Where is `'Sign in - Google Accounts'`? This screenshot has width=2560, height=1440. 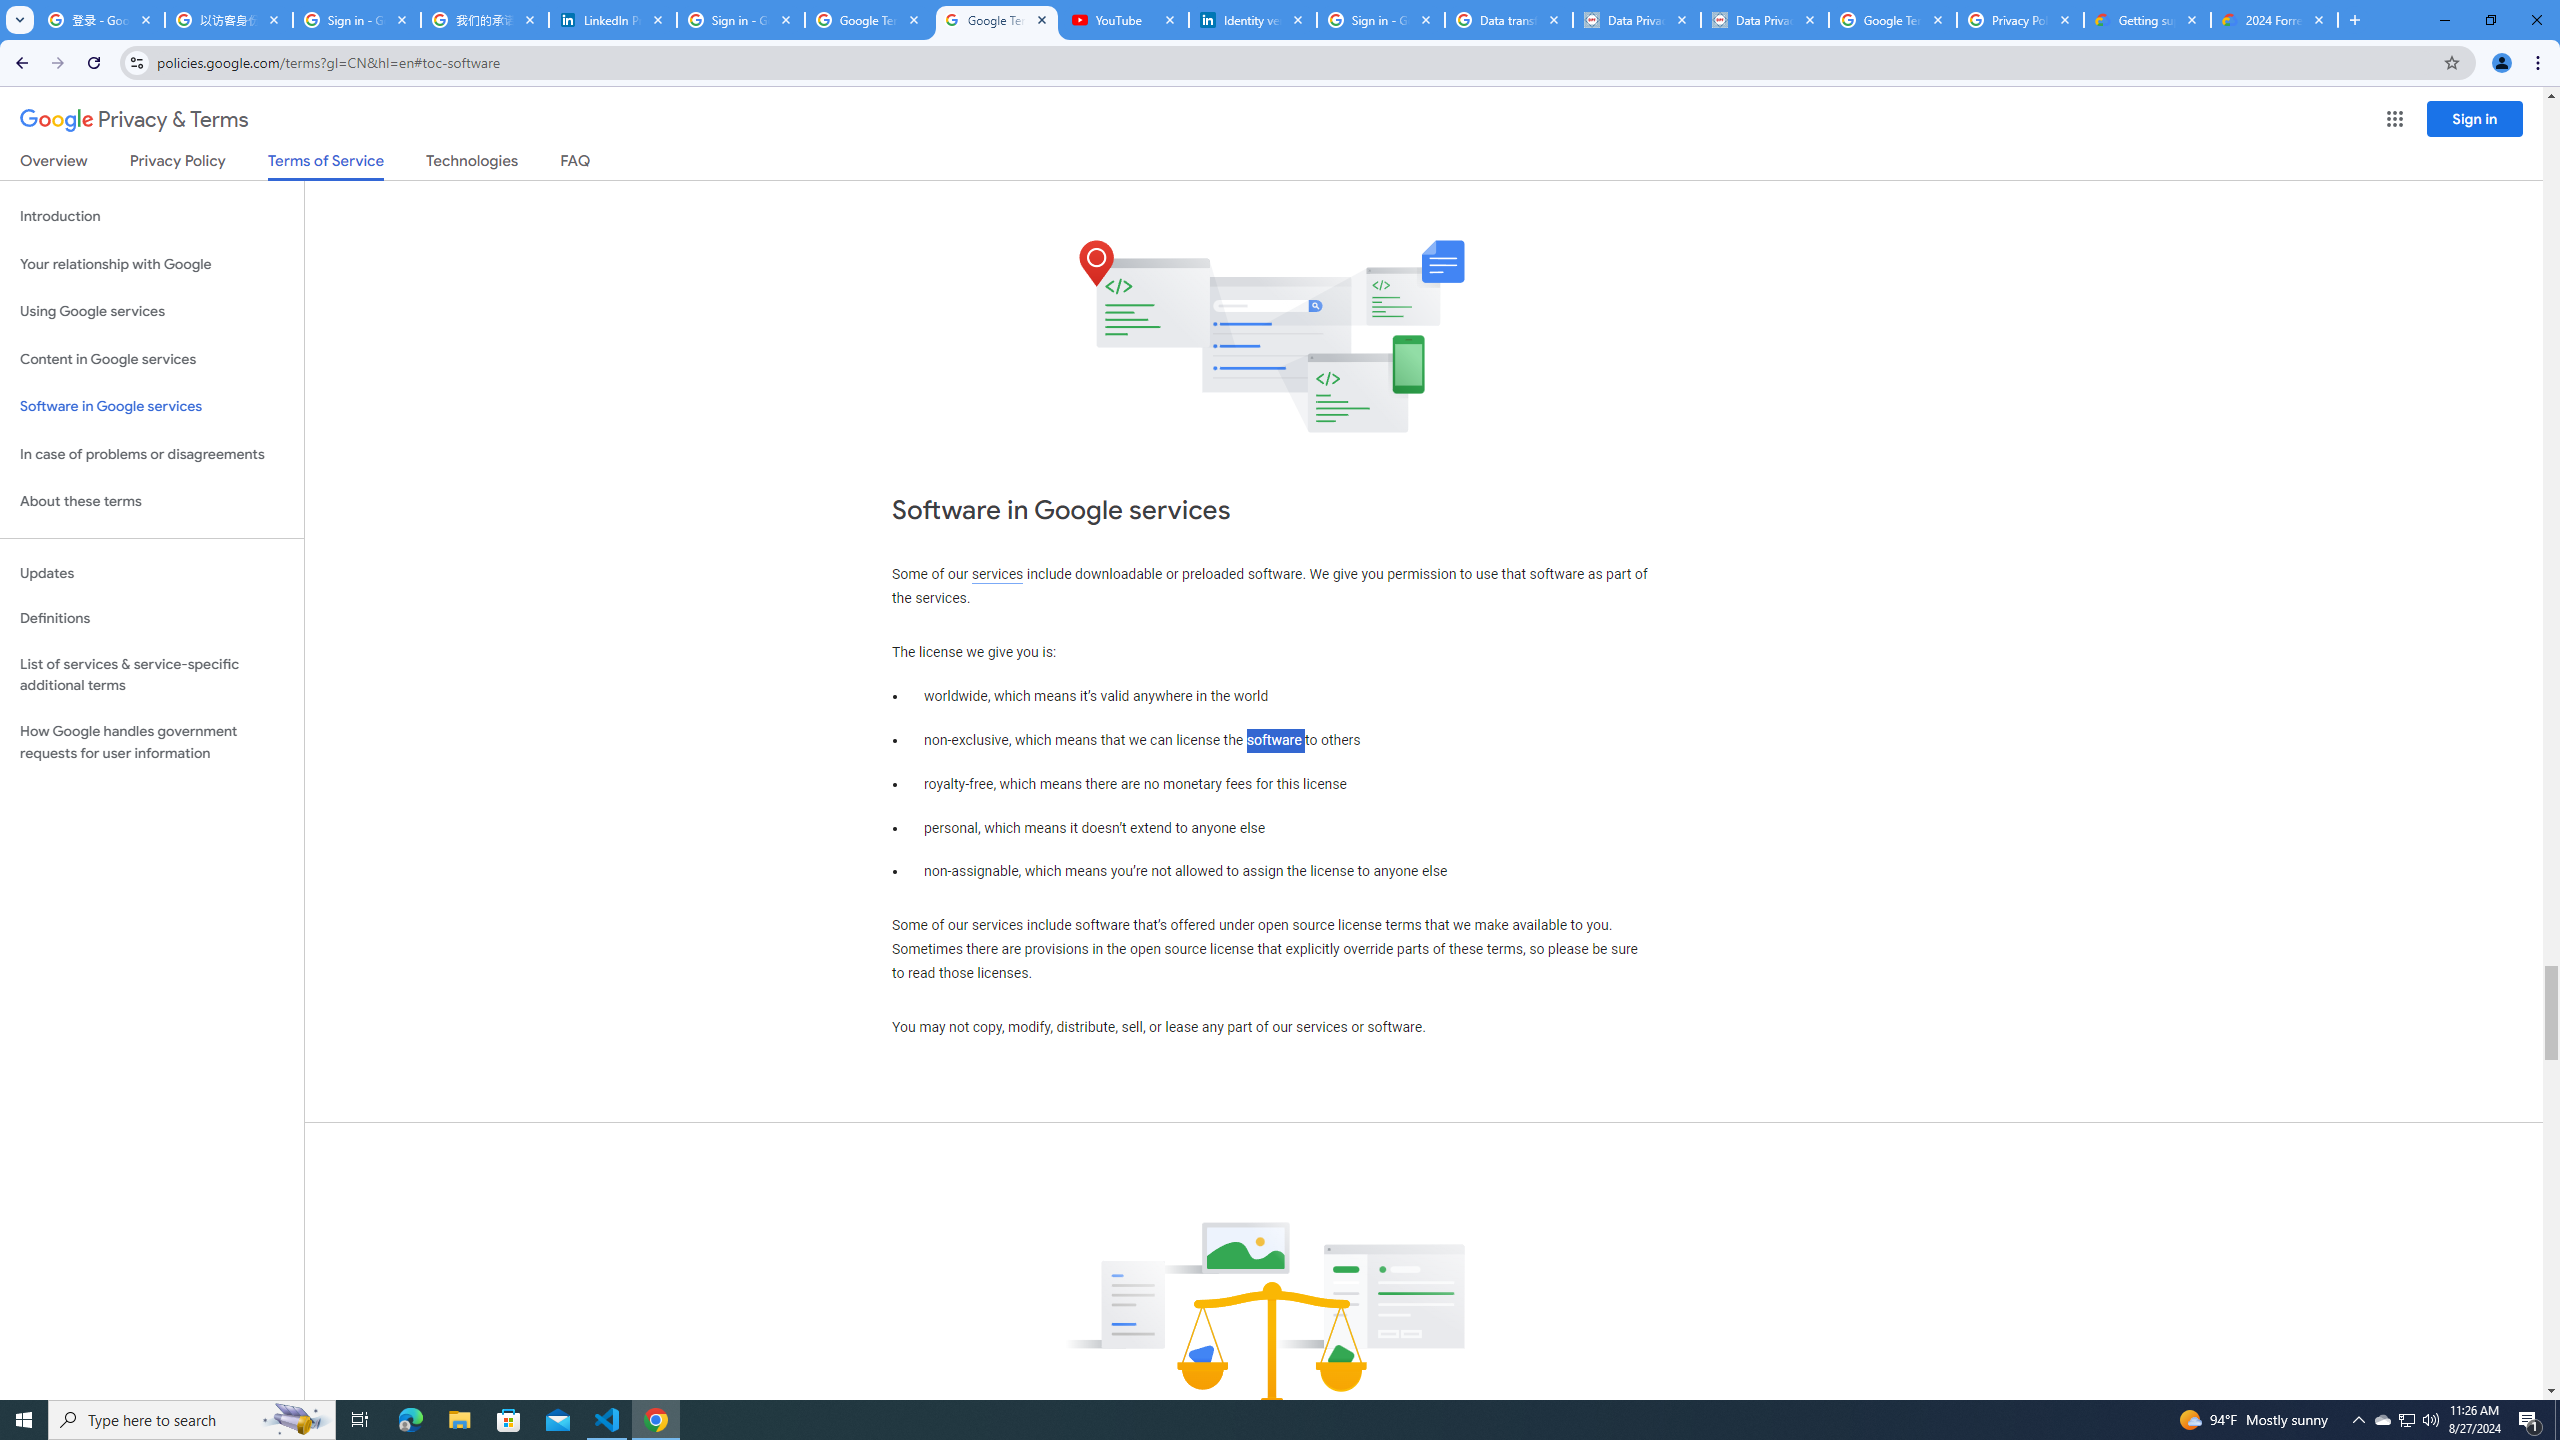 'Sign in - Google Accounts' is located at coordinates (356, 19).